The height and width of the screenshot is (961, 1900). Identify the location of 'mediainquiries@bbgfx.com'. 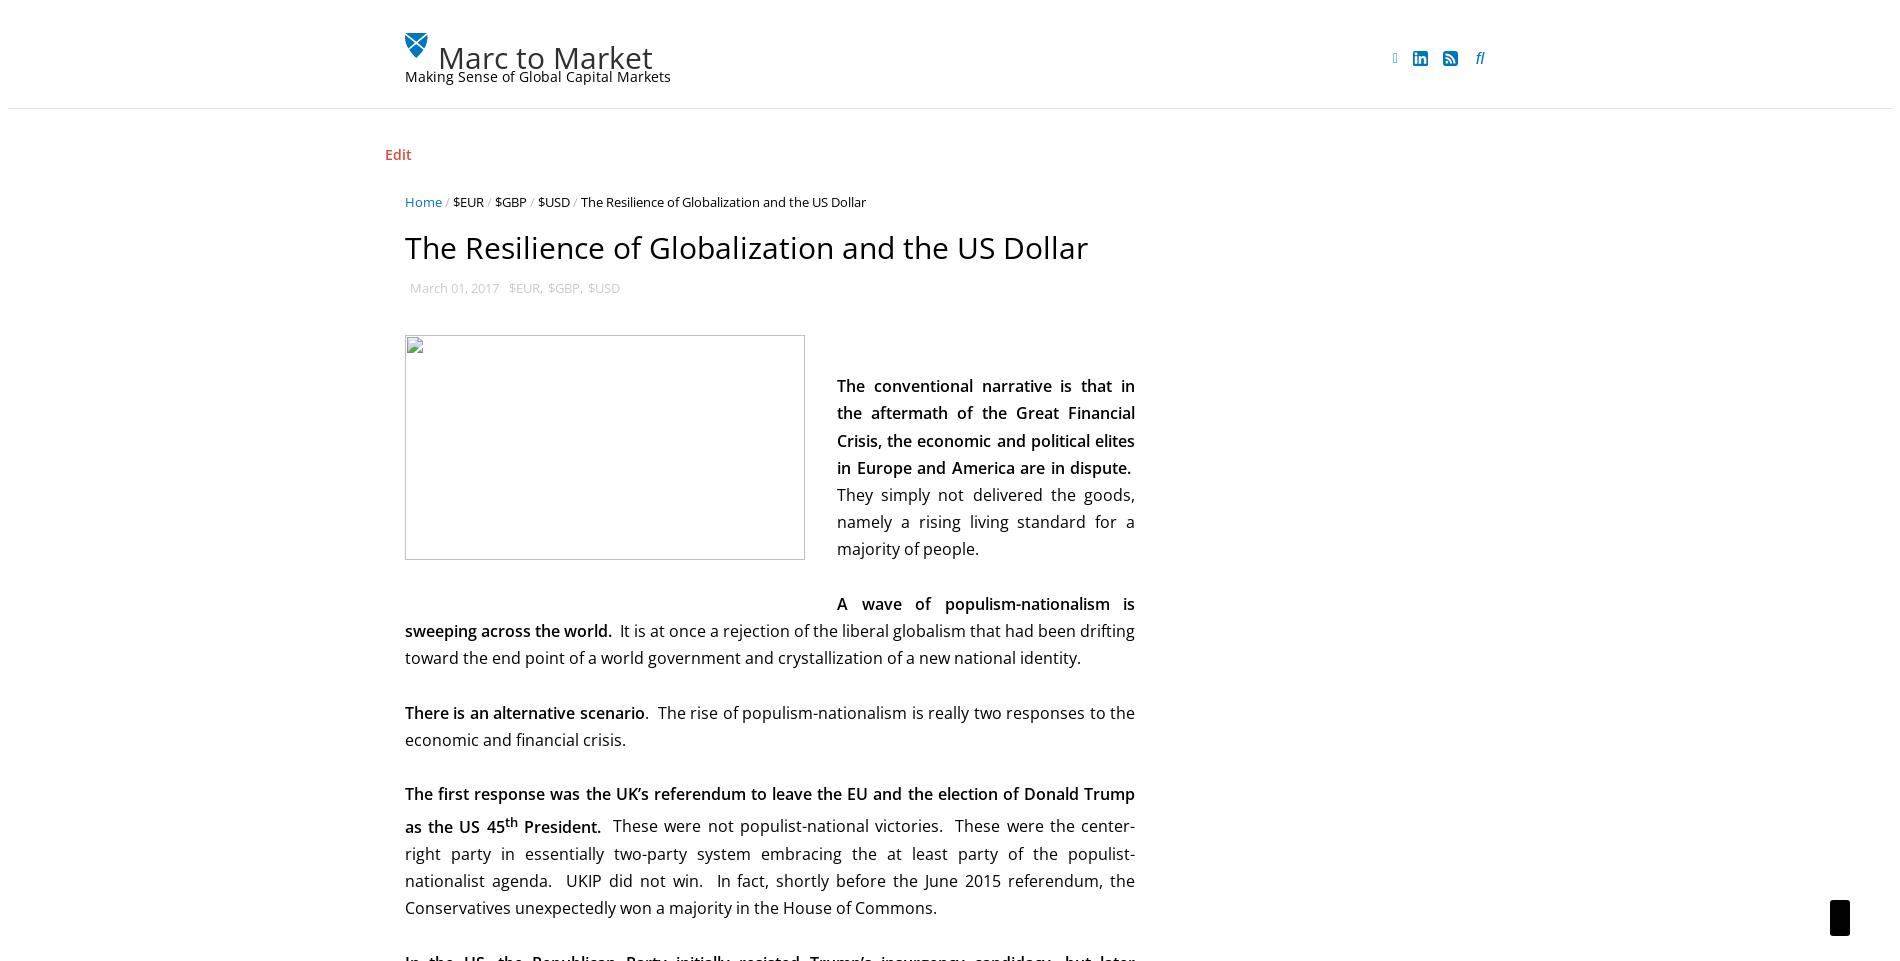
(1260, 494).